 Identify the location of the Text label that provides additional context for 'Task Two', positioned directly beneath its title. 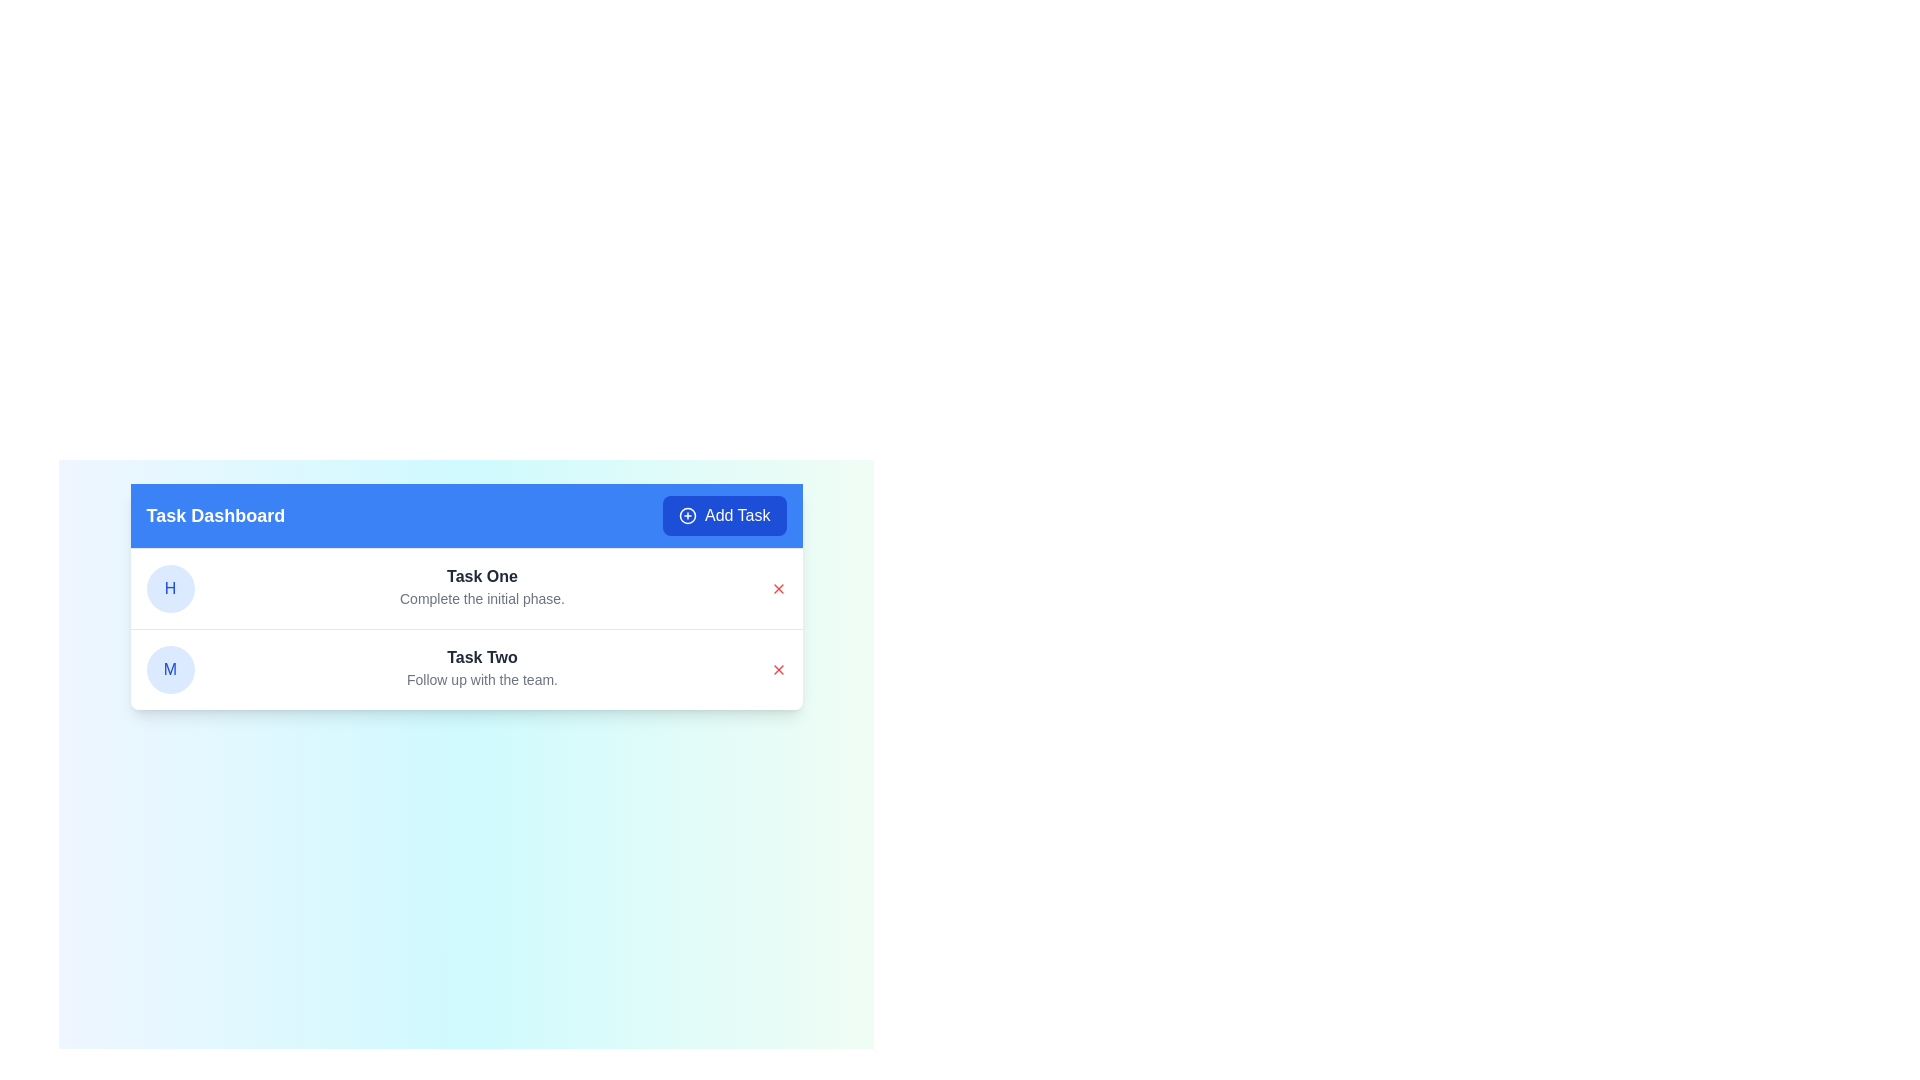
(482, 678).